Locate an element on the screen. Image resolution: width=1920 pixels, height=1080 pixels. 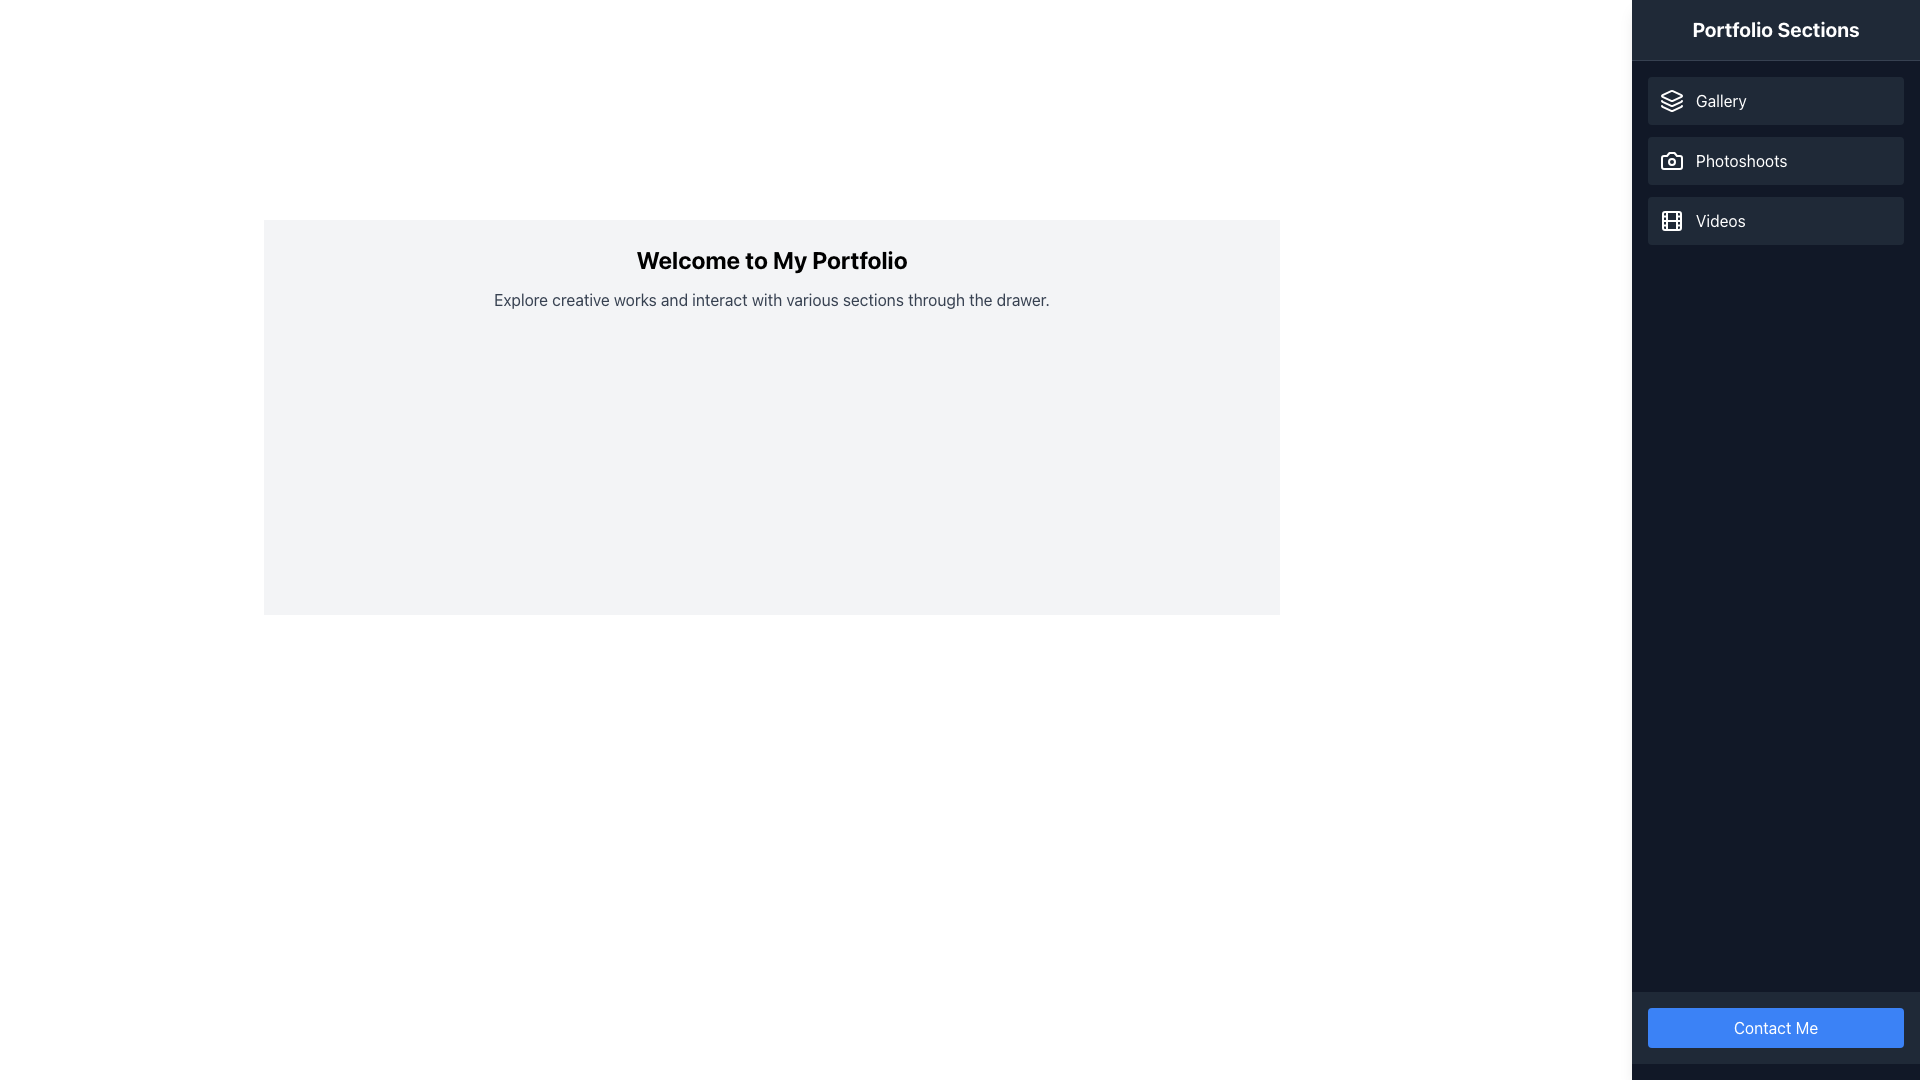
the 'Videos' text label within the sidebar navigation menu, which is the third item below 'Photoshoots' is located at coordinates (1719, 220).